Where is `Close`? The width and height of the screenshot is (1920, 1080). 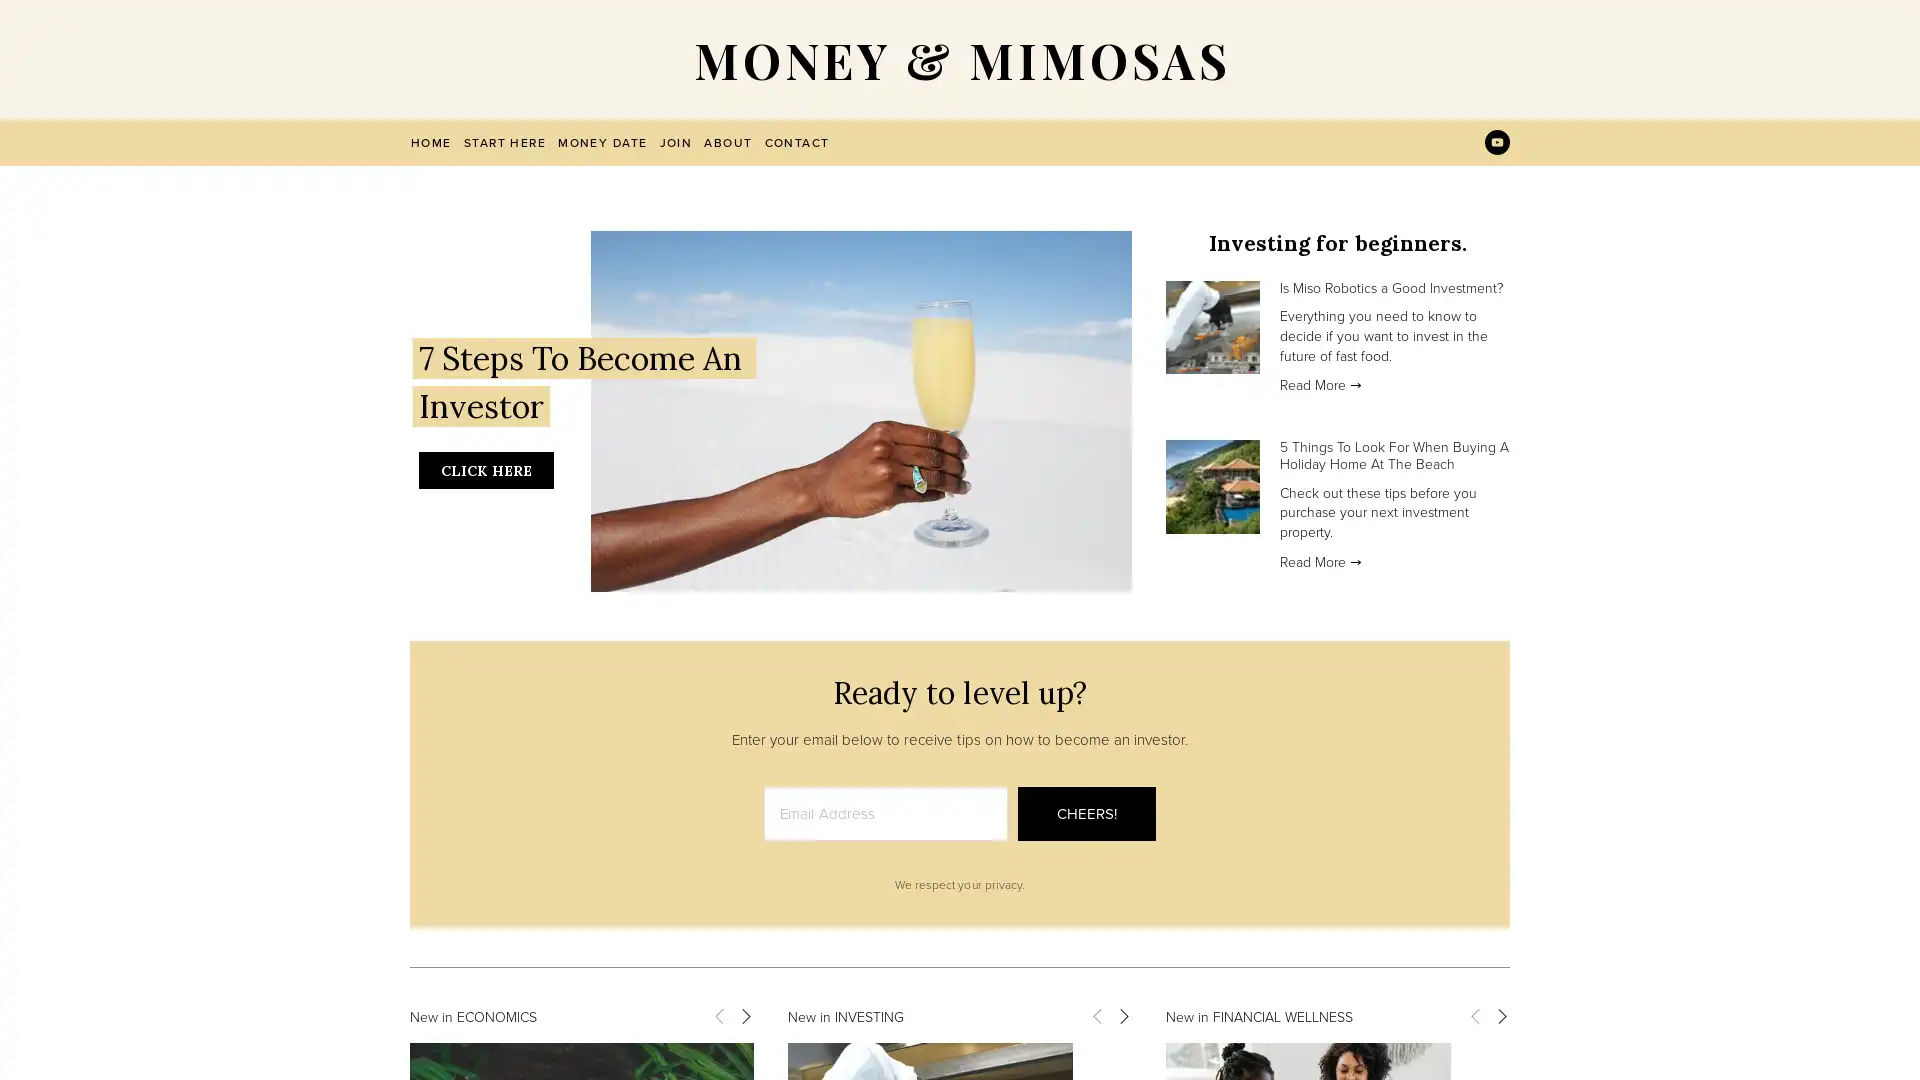
Close is located at coordinates (1311, 293).